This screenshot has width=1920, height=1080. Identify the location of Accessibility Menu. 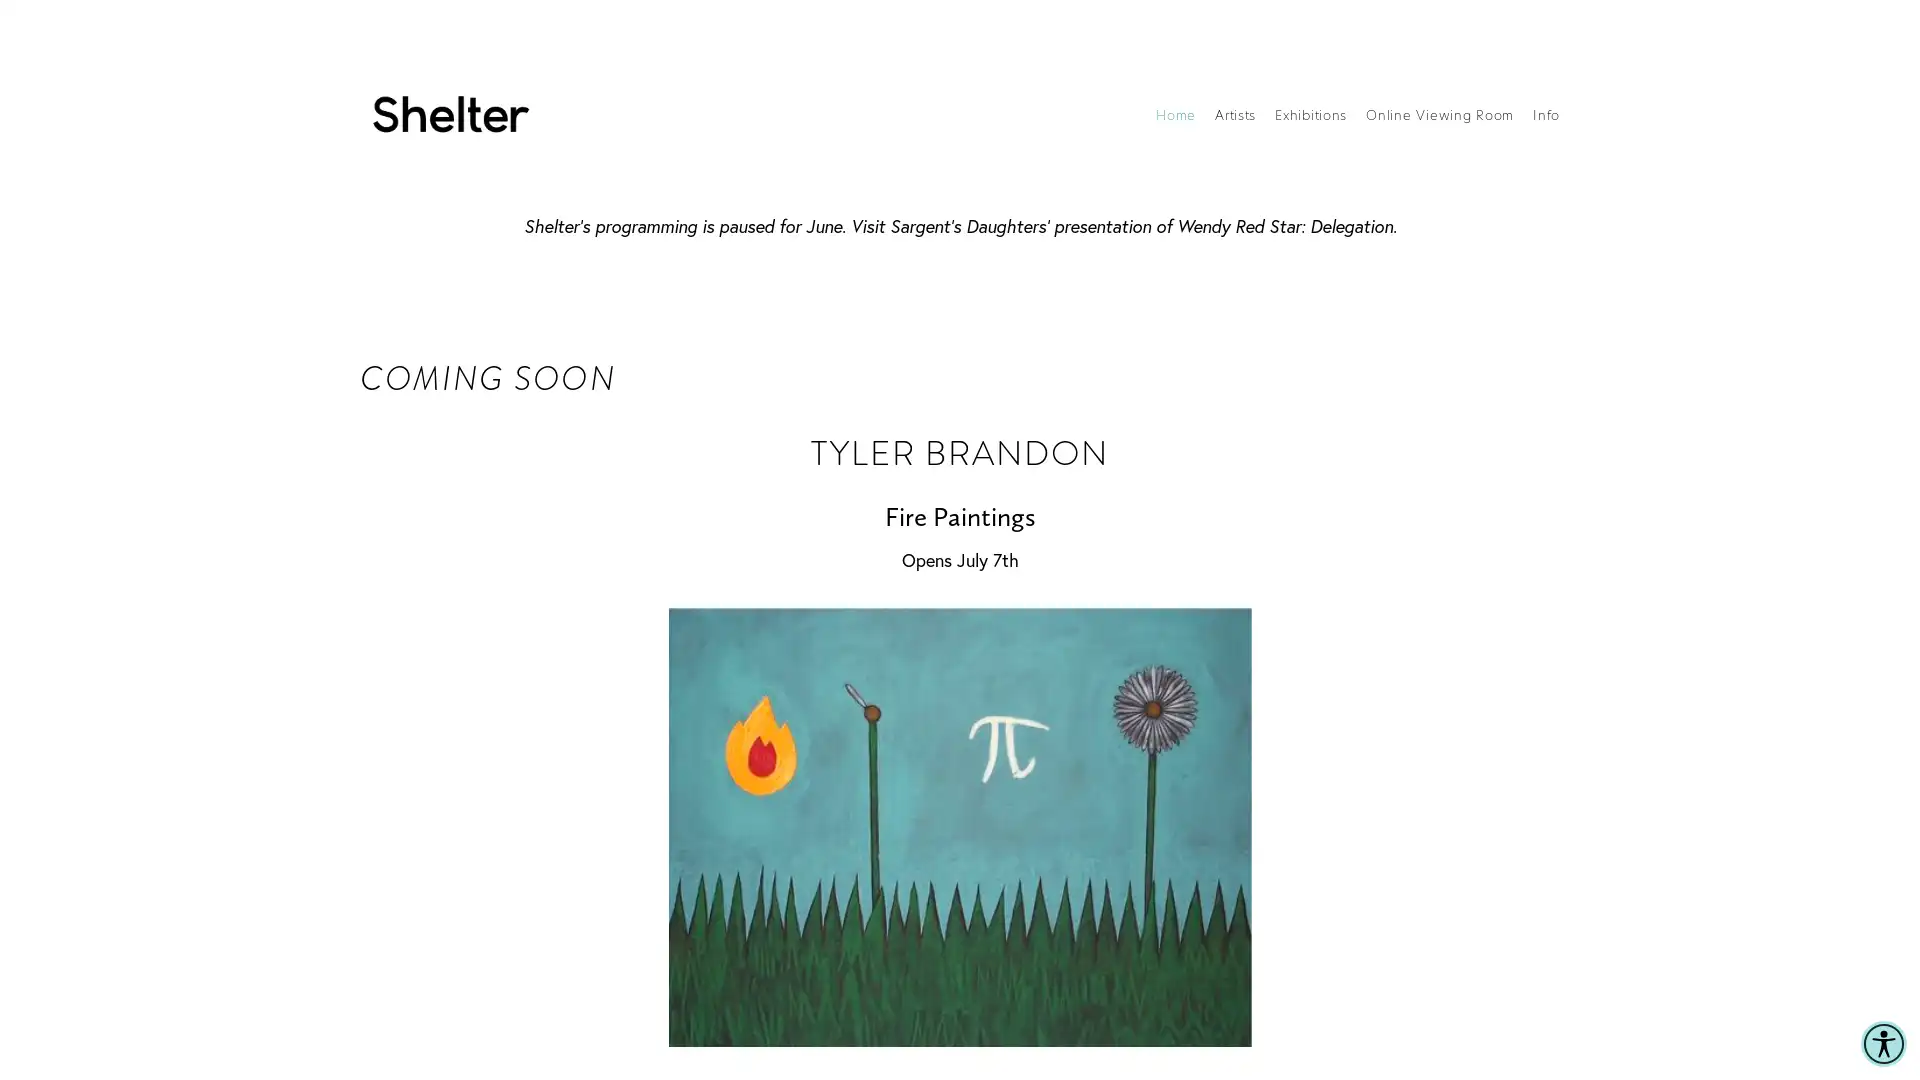
(1882, 1043).